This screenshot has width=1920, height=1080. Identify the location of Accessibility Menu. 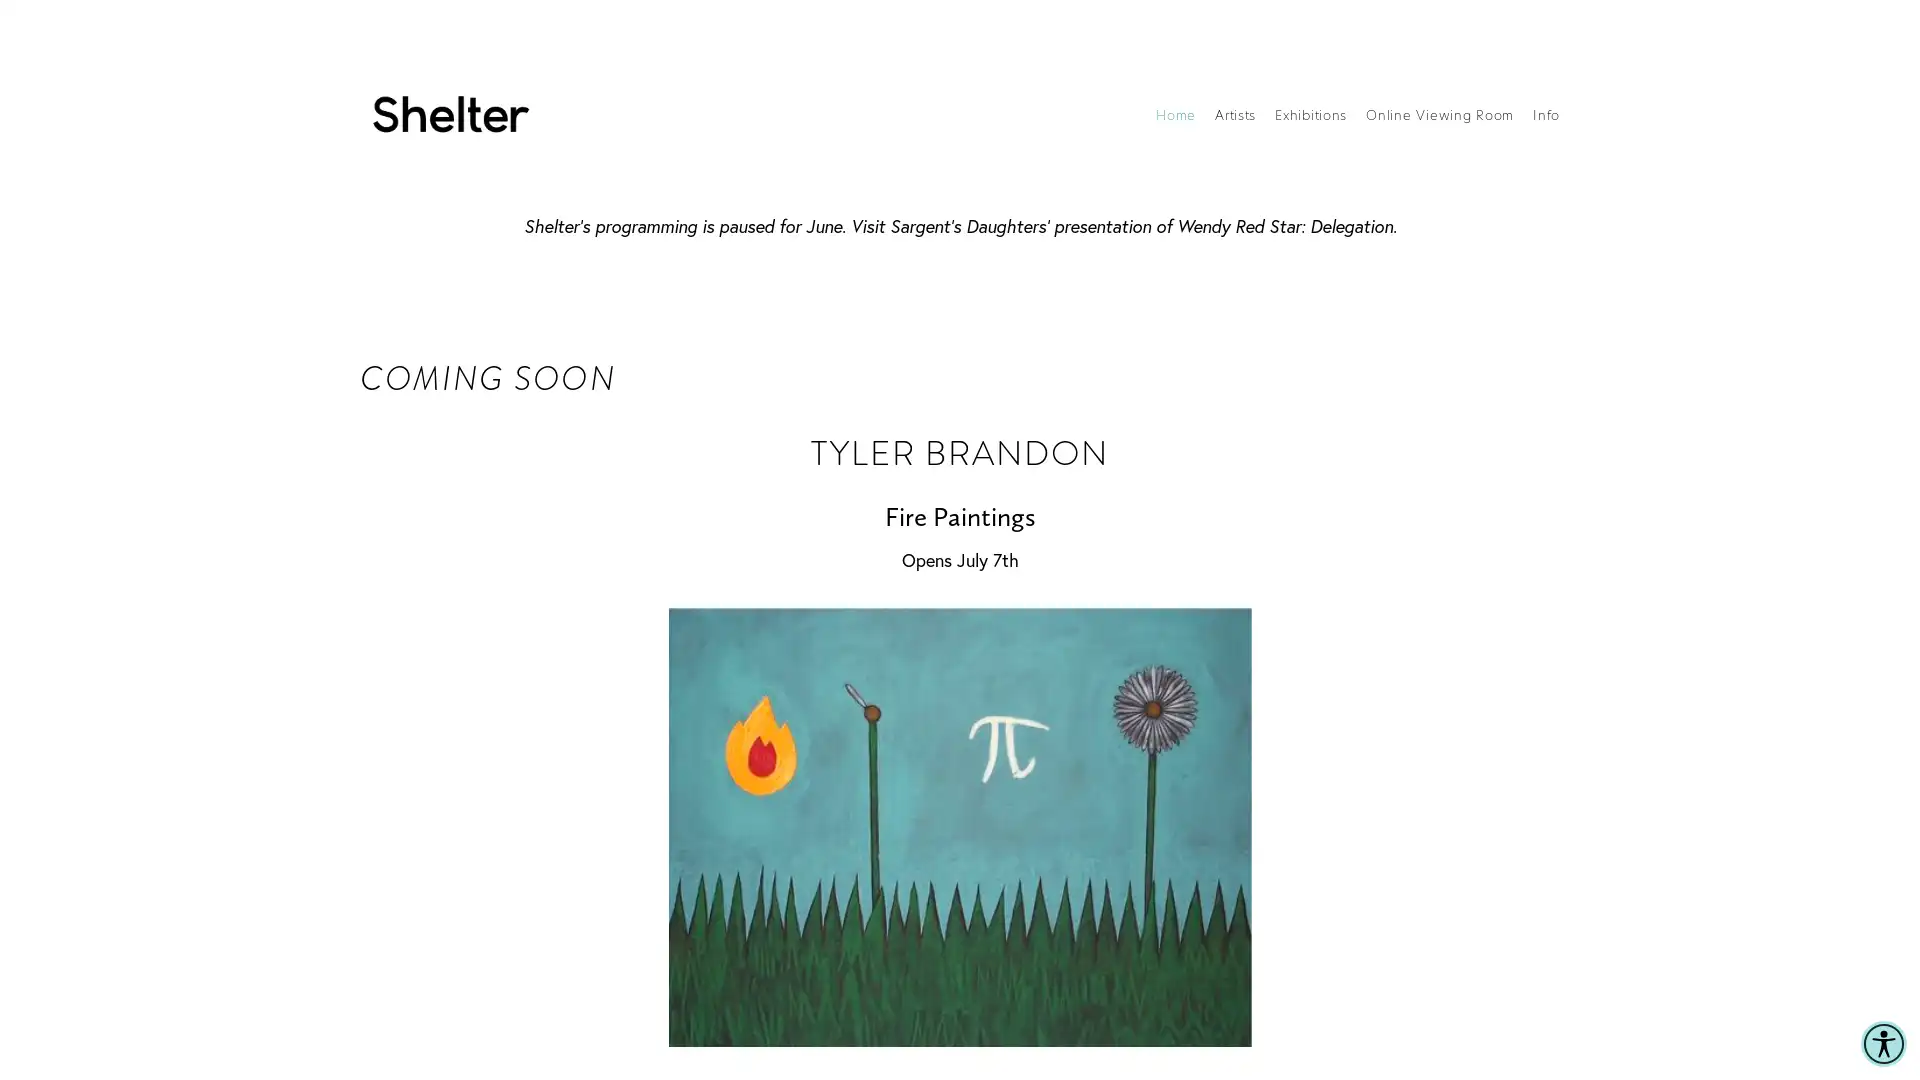
(1882, 1043).